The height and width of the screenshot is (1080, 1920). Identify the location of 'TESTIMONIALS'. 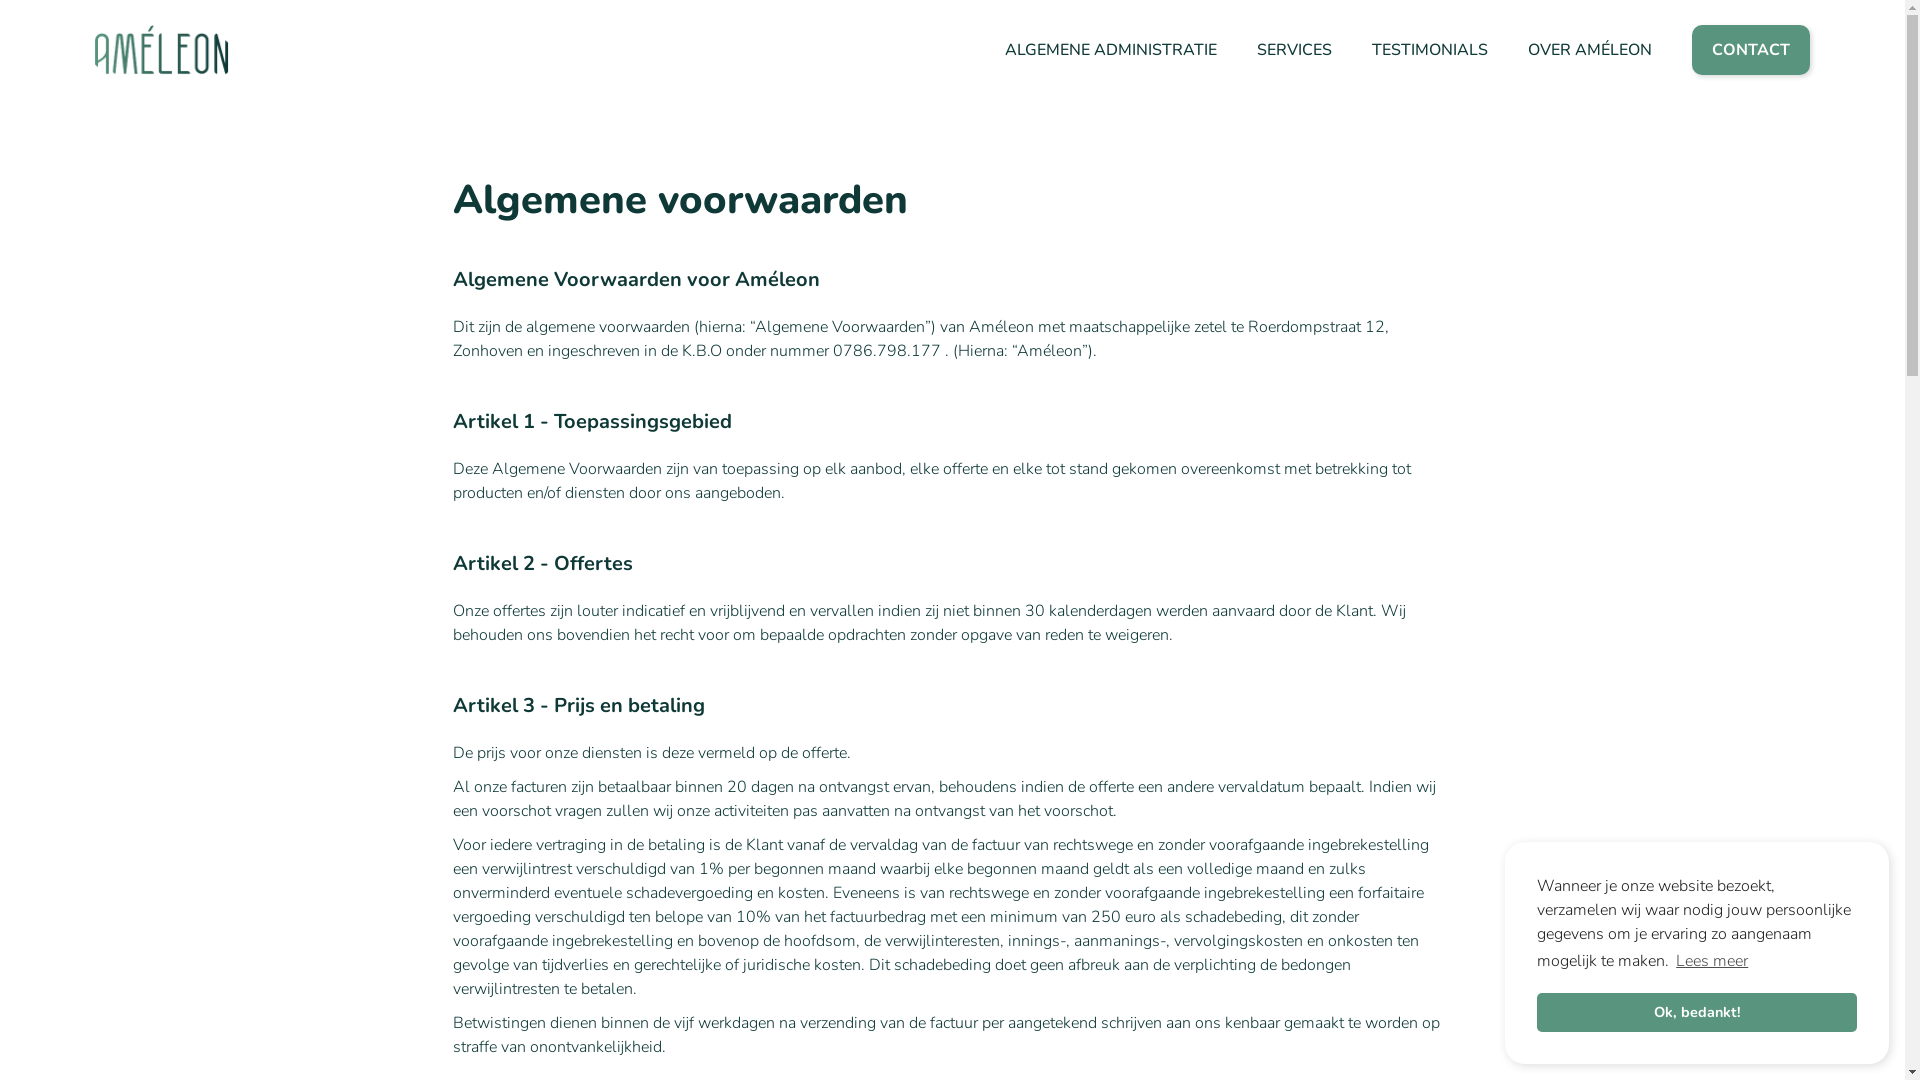
(1371, 49).